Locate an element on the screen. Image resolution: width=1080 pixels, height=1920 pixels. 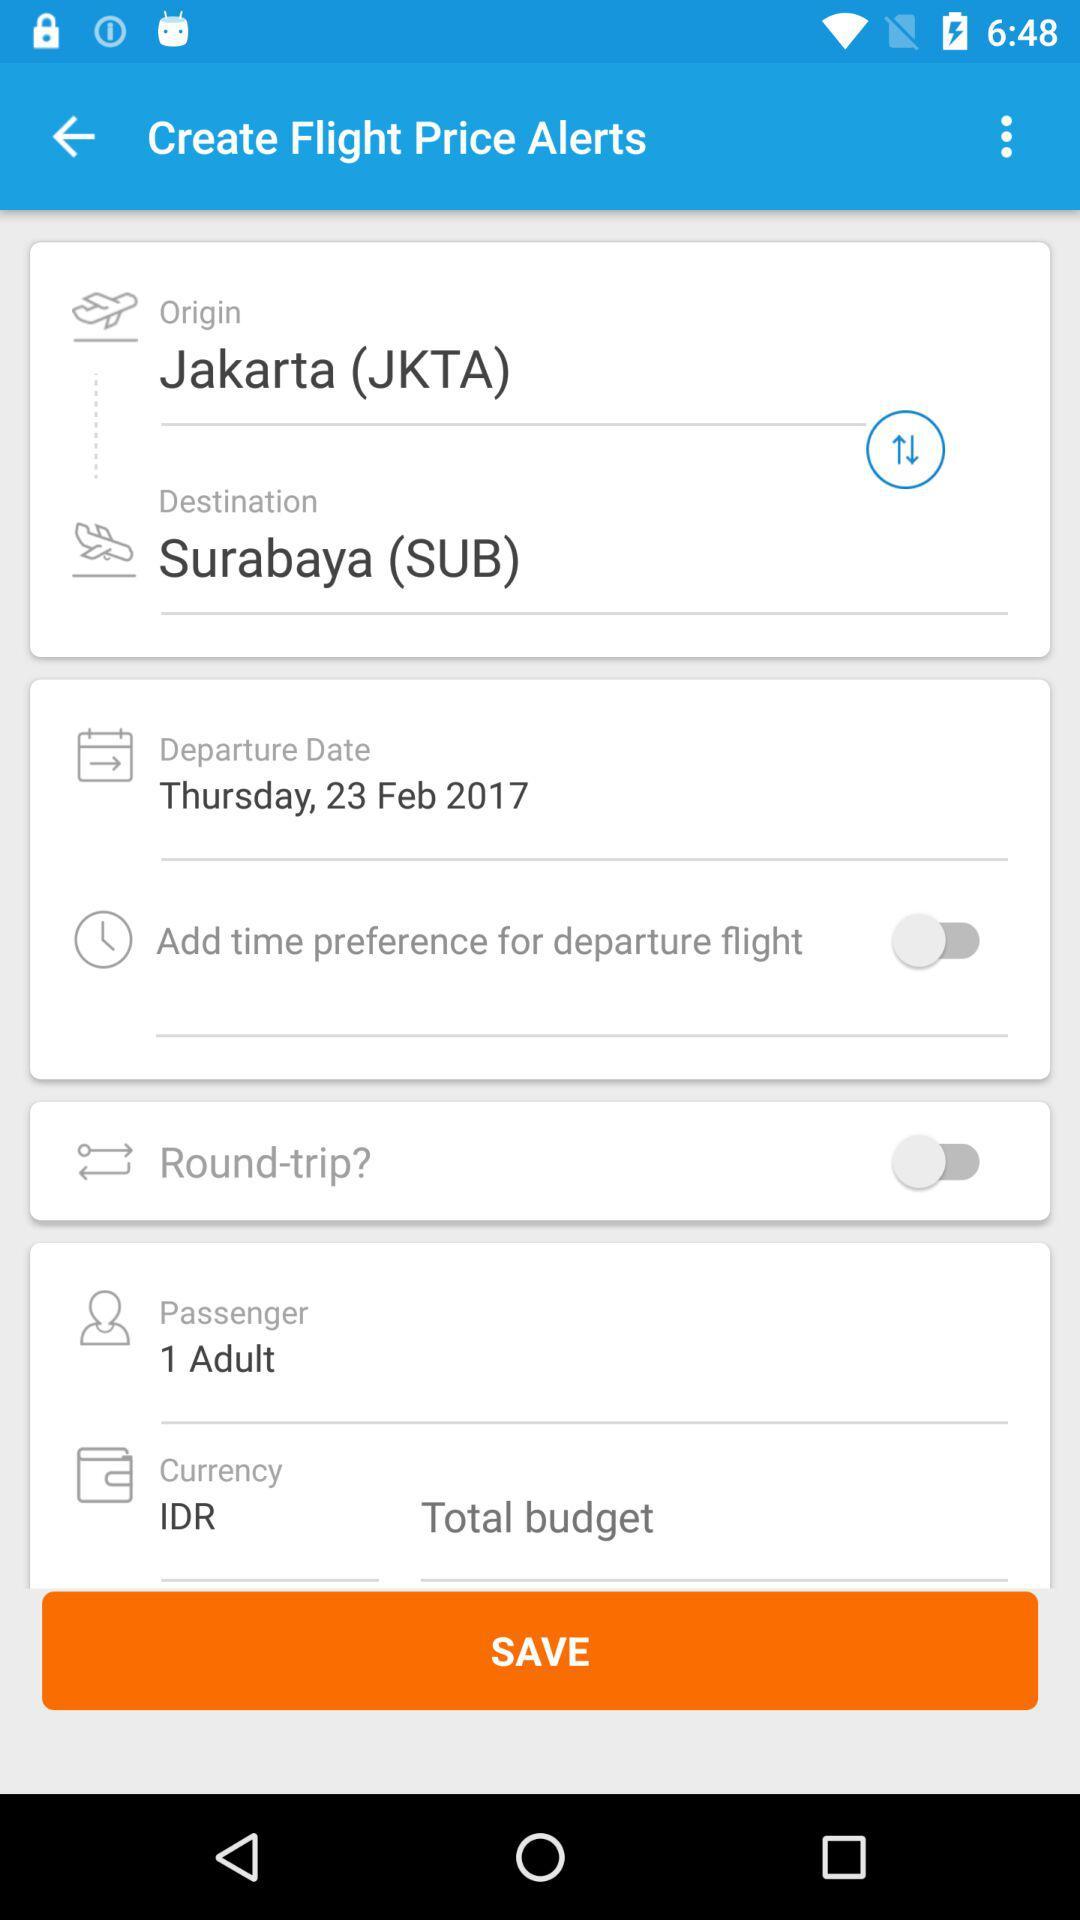
the icon above the jakarta (jkta) item is located at coordinates (1006, 135).